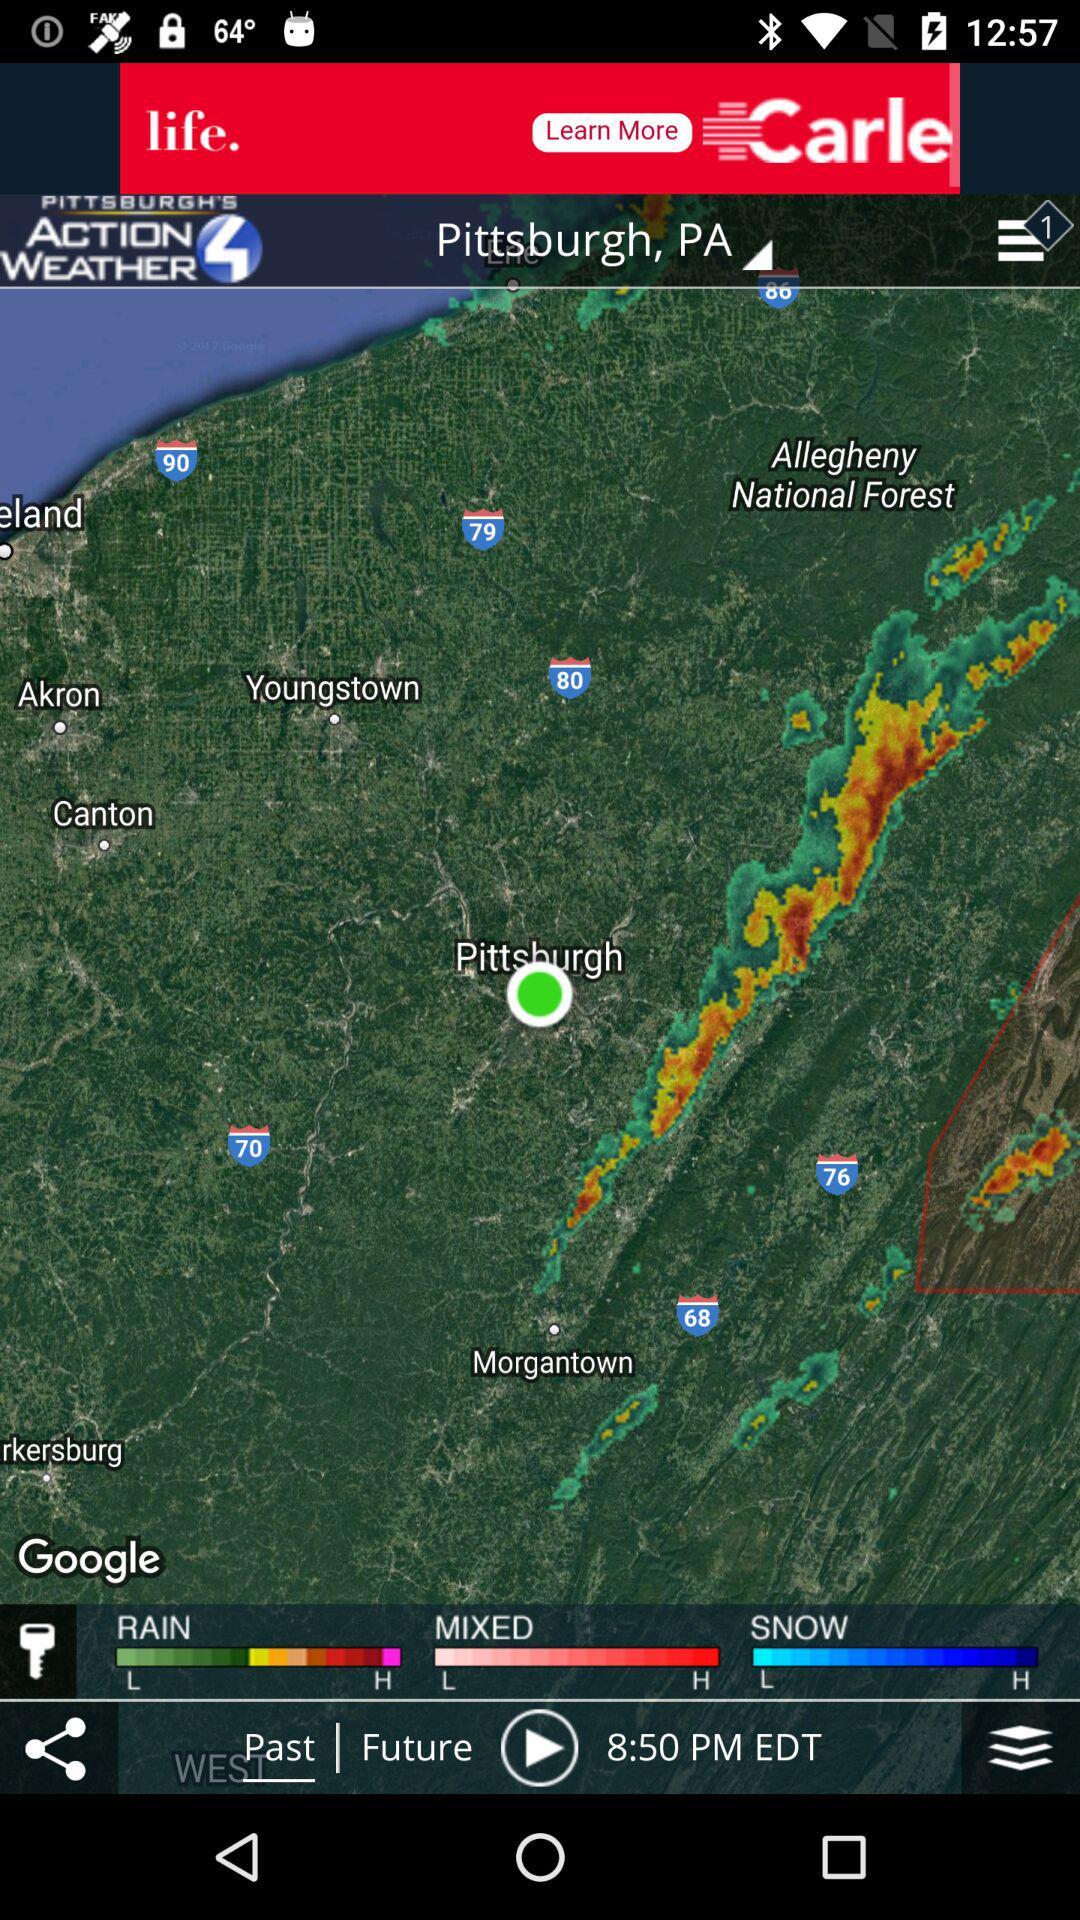 Image resolution: width=1080 pixels, height=1920 pixels. What do you see at coordinates (540, 127) in the screenshot?
I see `advertisement banner` at bounding box center [540, 127].